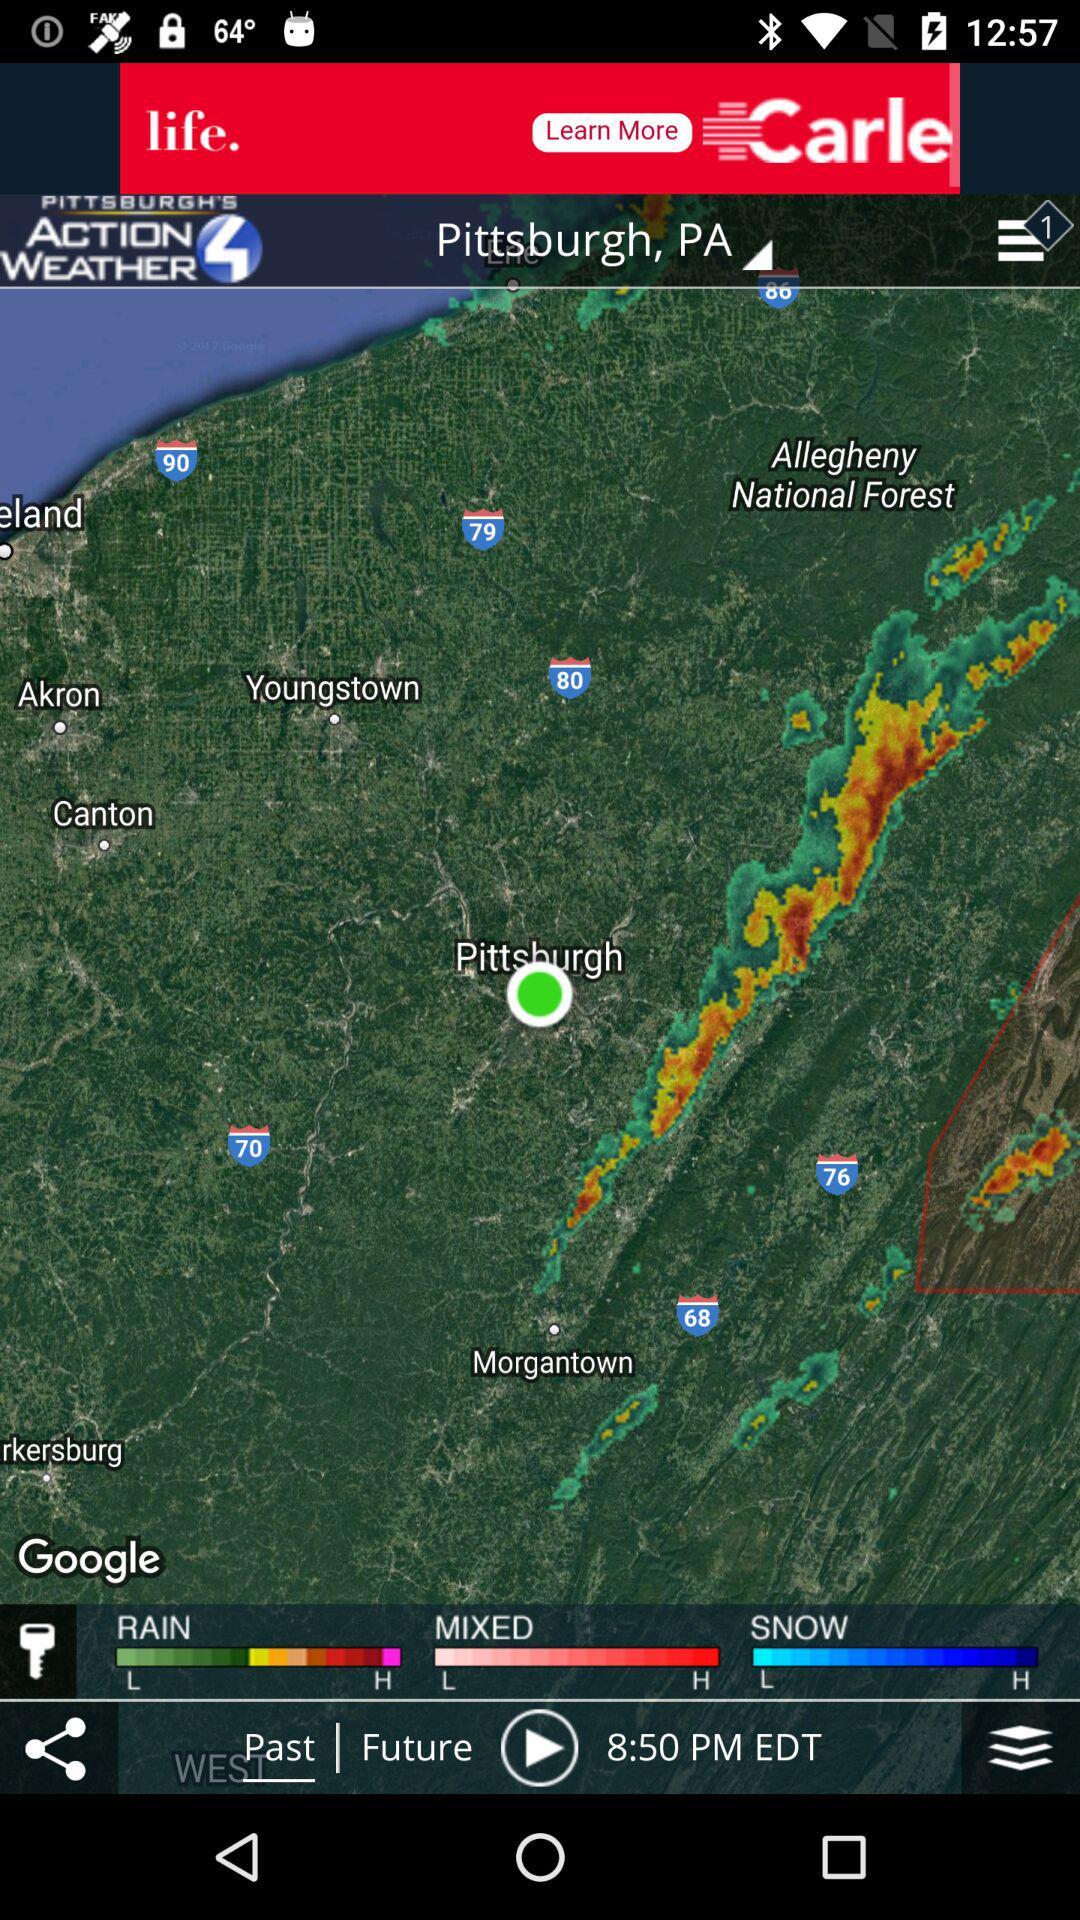 Image resolution: width=1080 pixels, height=1920 pixels. What do you see at coordinates (540, 127) in the screenshot?
I see `advertisement banner` at bounding box center [540, 127].